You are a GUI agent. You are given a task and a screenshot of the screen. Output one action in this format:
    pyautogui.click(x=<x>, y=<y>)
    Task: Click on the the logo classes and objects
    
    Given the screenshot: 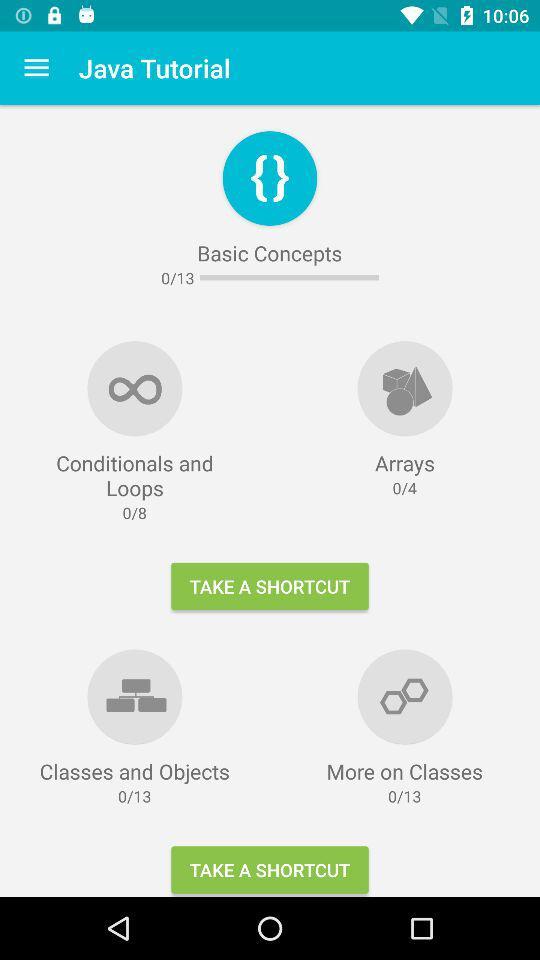 What is the action you would take?
    pyautogui.click(x=135, y=696)
    